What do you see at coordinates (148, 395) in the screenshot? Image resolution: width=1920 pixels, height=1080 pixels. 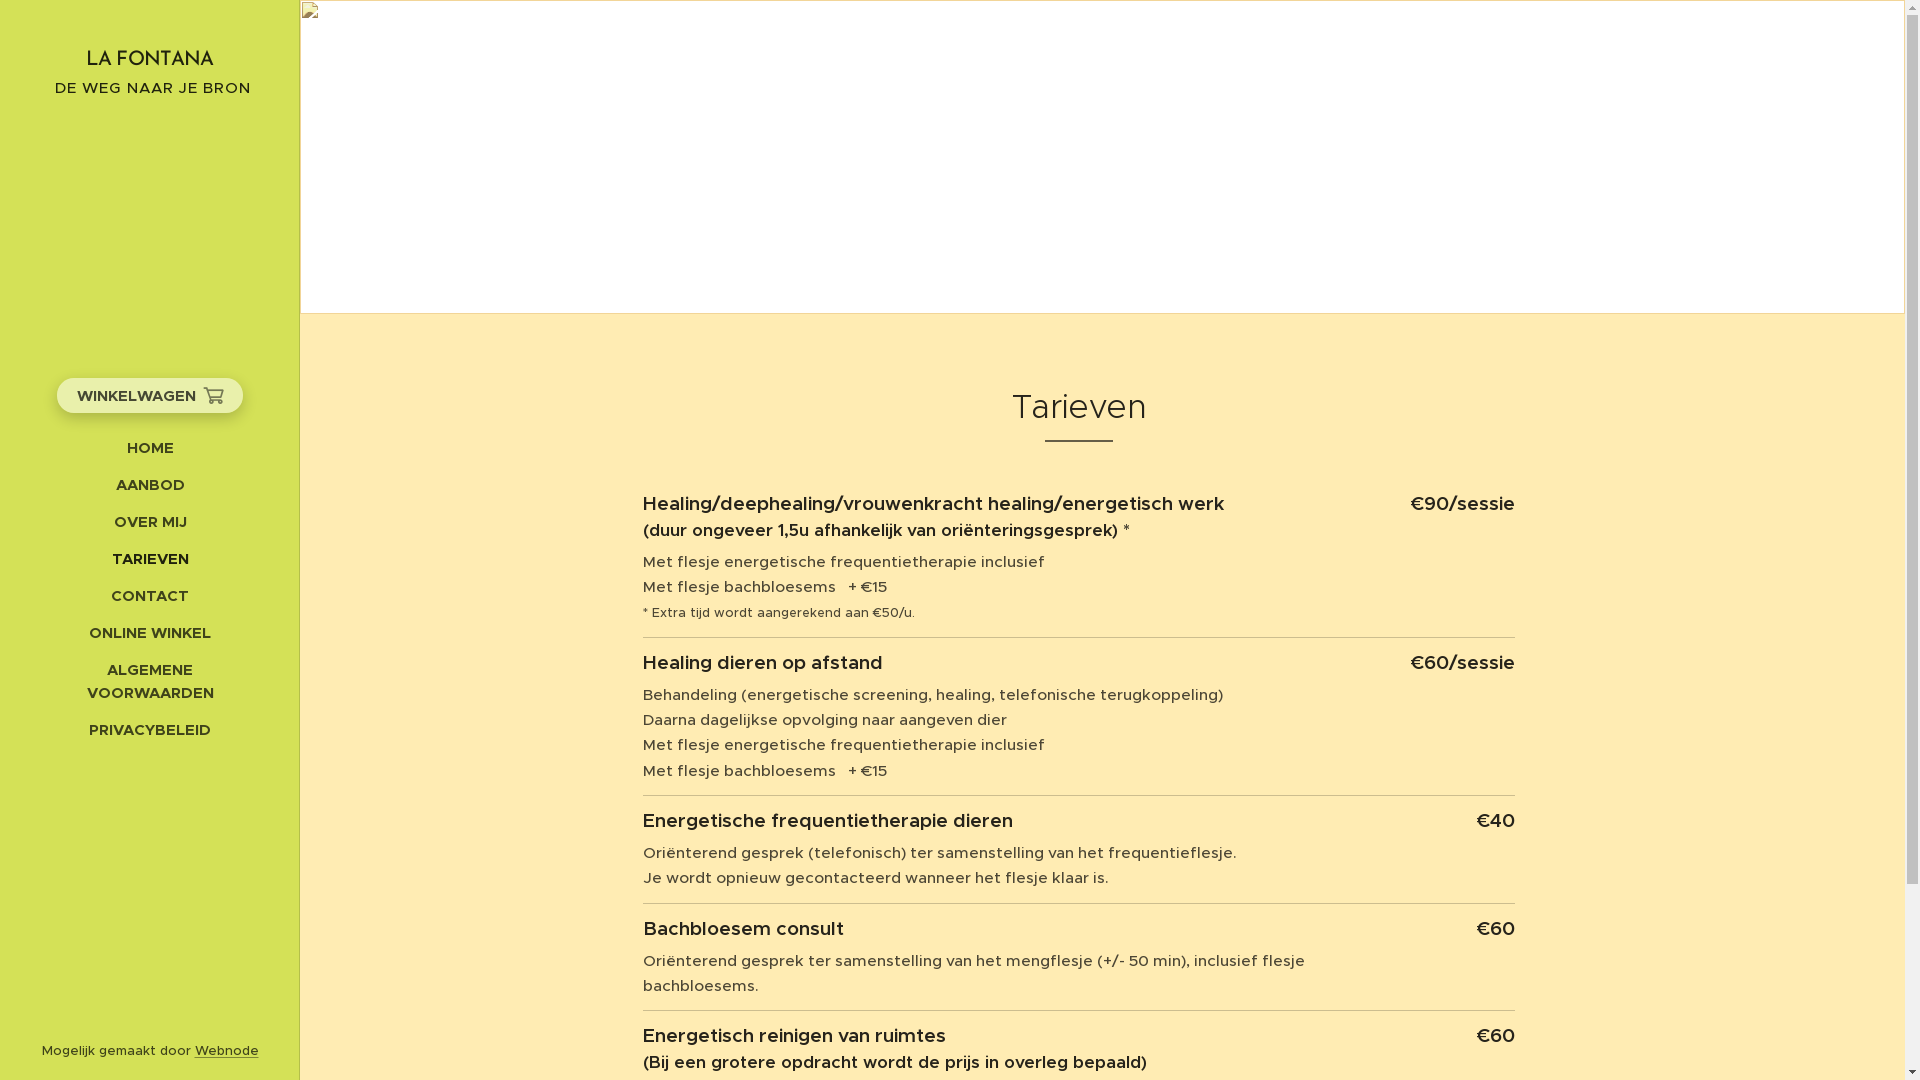 I see `'WINKELWAGEN'` at bounding box center [148, 395].